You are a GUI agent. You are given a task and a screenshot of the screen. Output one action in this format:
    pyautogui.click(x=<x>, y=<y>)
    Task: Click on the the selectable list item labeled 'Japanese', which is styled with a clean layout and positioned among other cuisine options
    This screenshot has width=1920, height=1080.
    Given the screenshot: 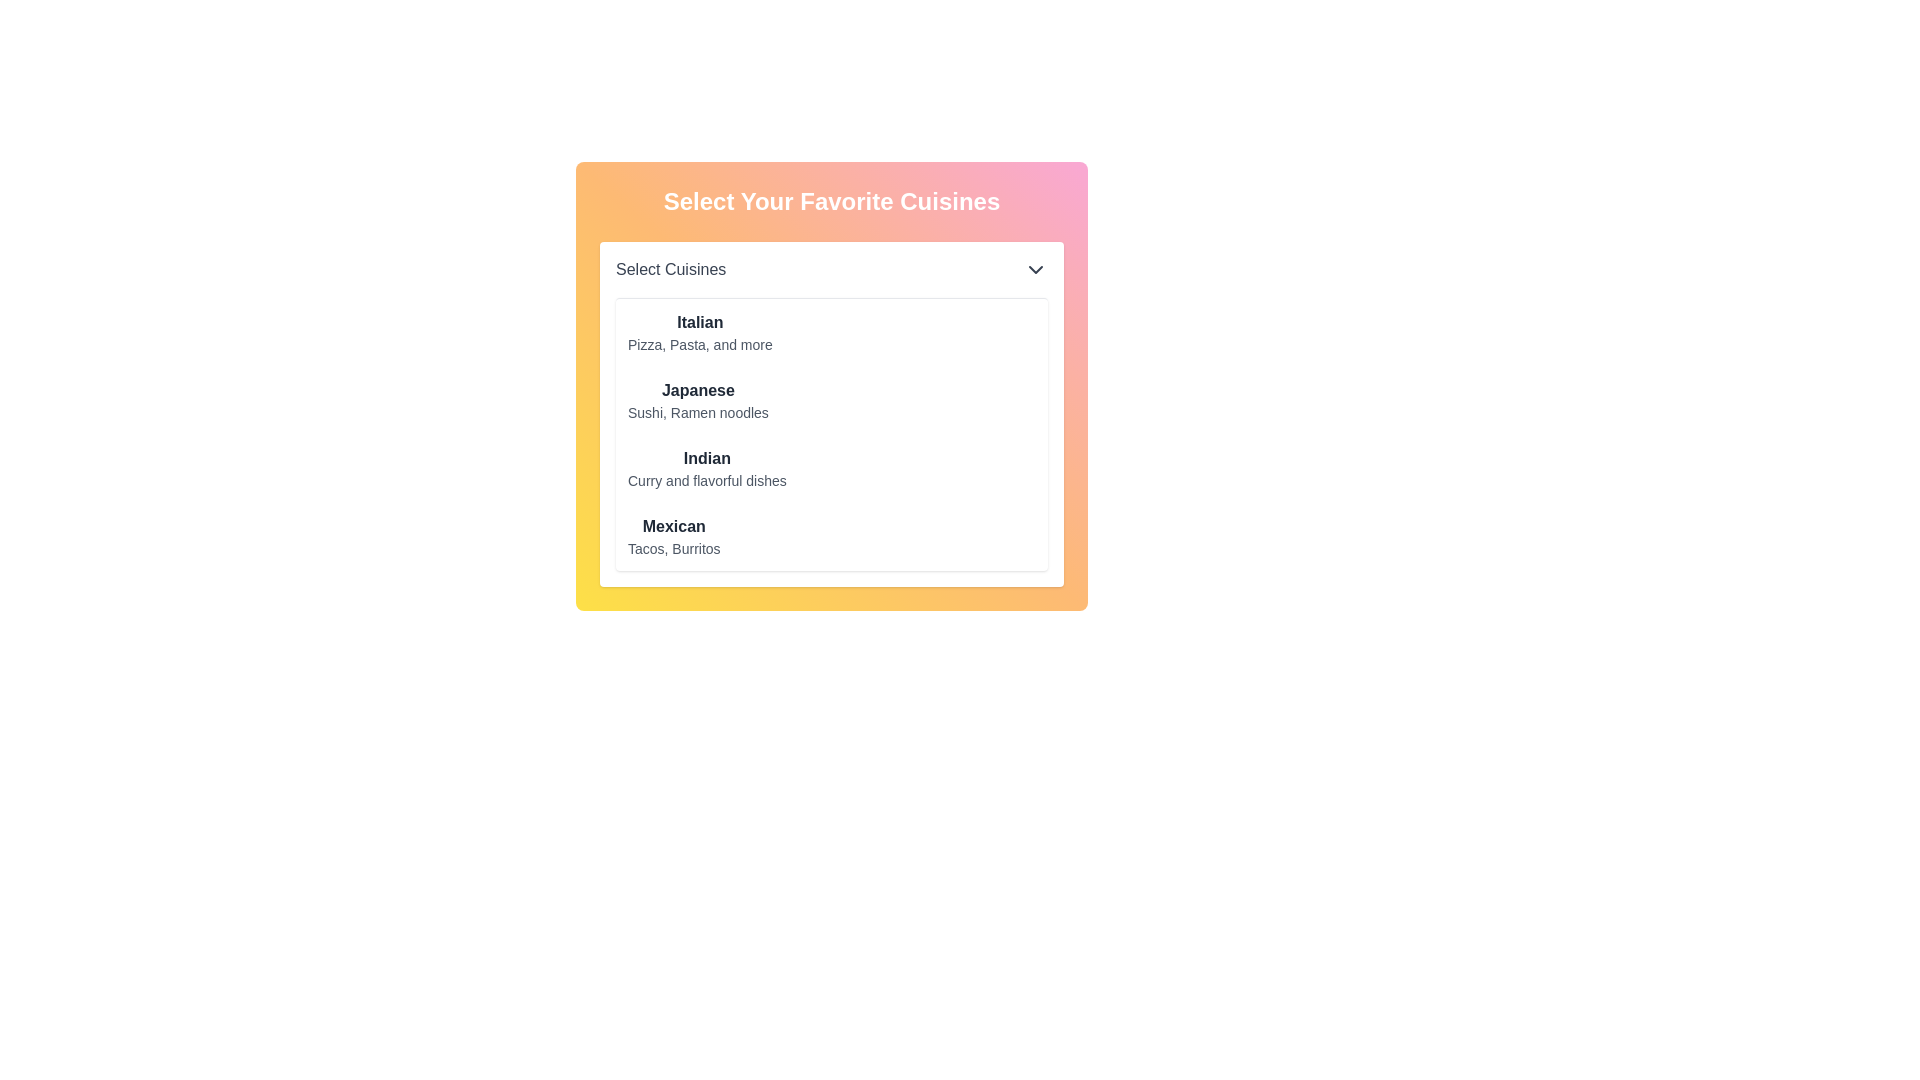 What is the action you would take?
    pyautogui.click(x=831, y=386)
    